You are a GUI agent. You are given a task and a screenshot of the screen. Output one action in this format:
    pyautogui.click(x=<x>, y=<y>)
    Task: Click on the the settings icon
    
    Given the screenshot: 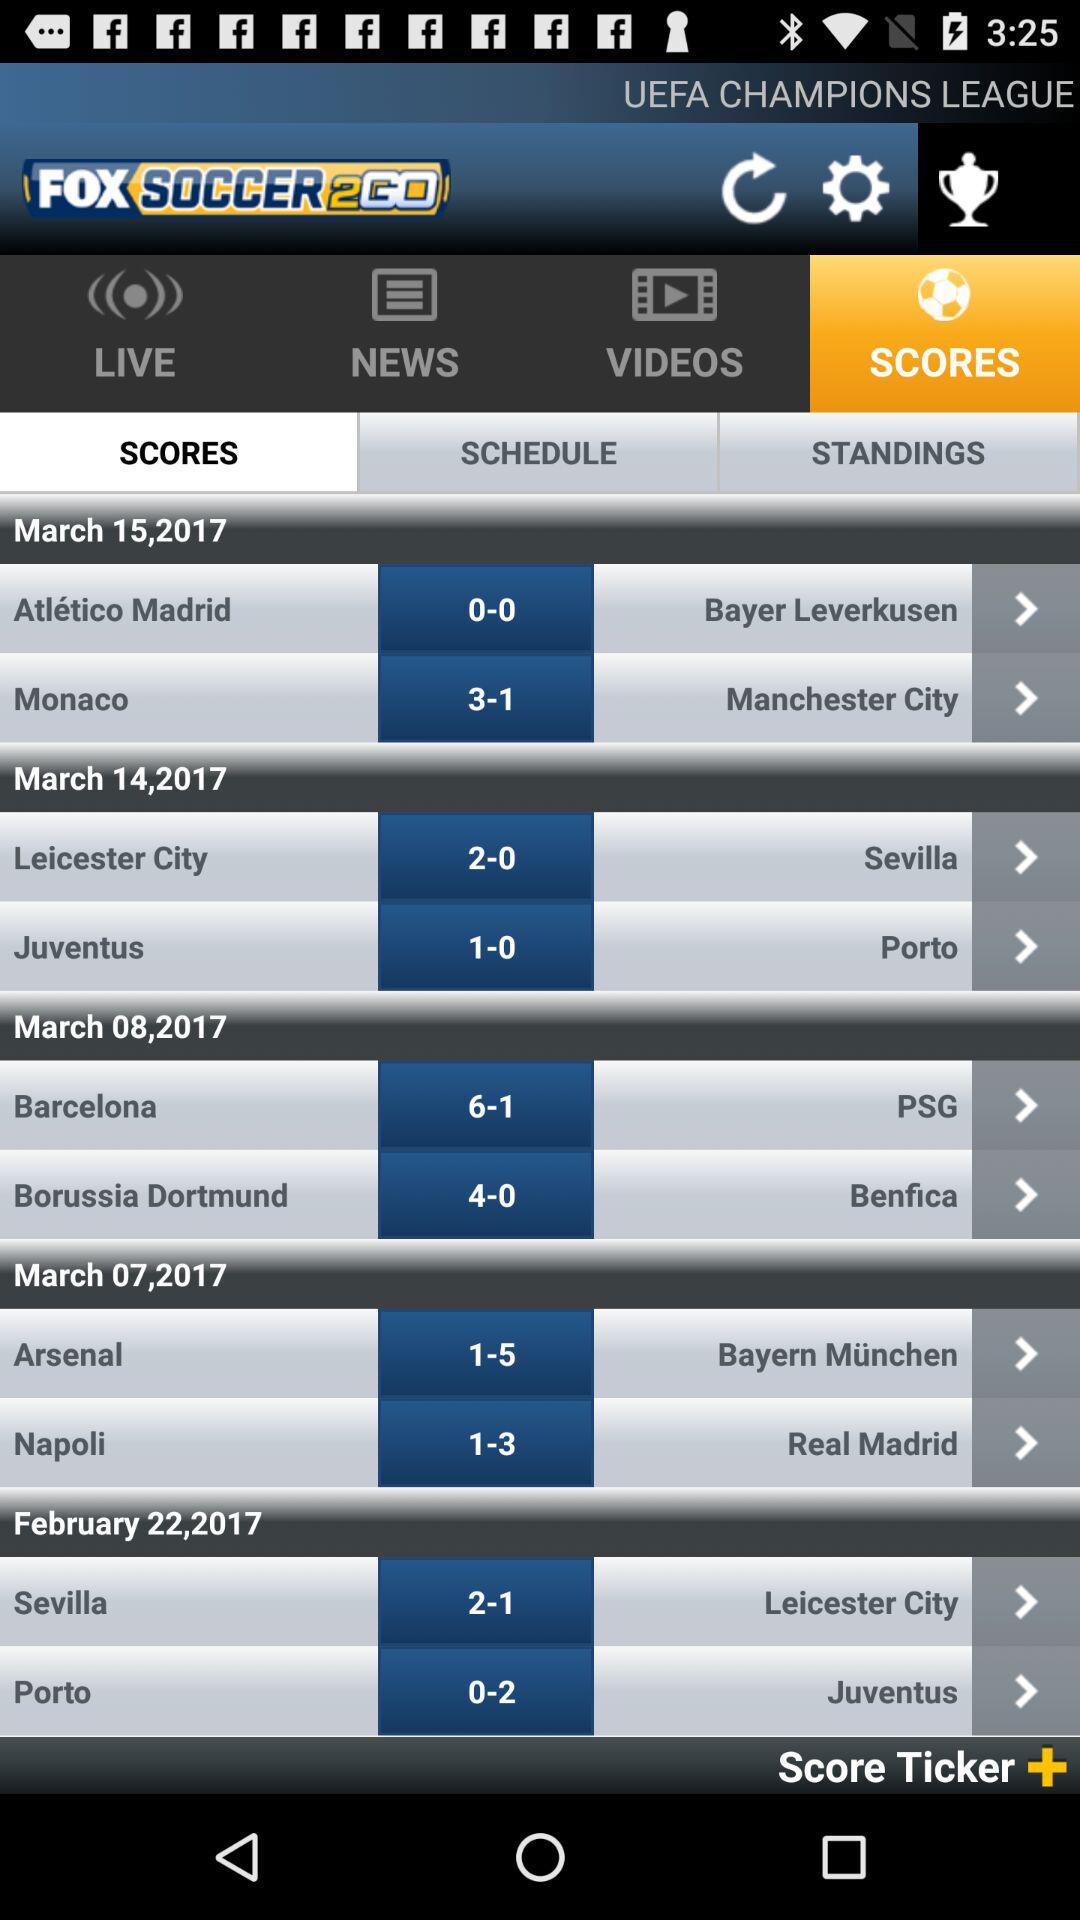 What is the action you would take?
    pyautogui.click(x=855, y=201)
    